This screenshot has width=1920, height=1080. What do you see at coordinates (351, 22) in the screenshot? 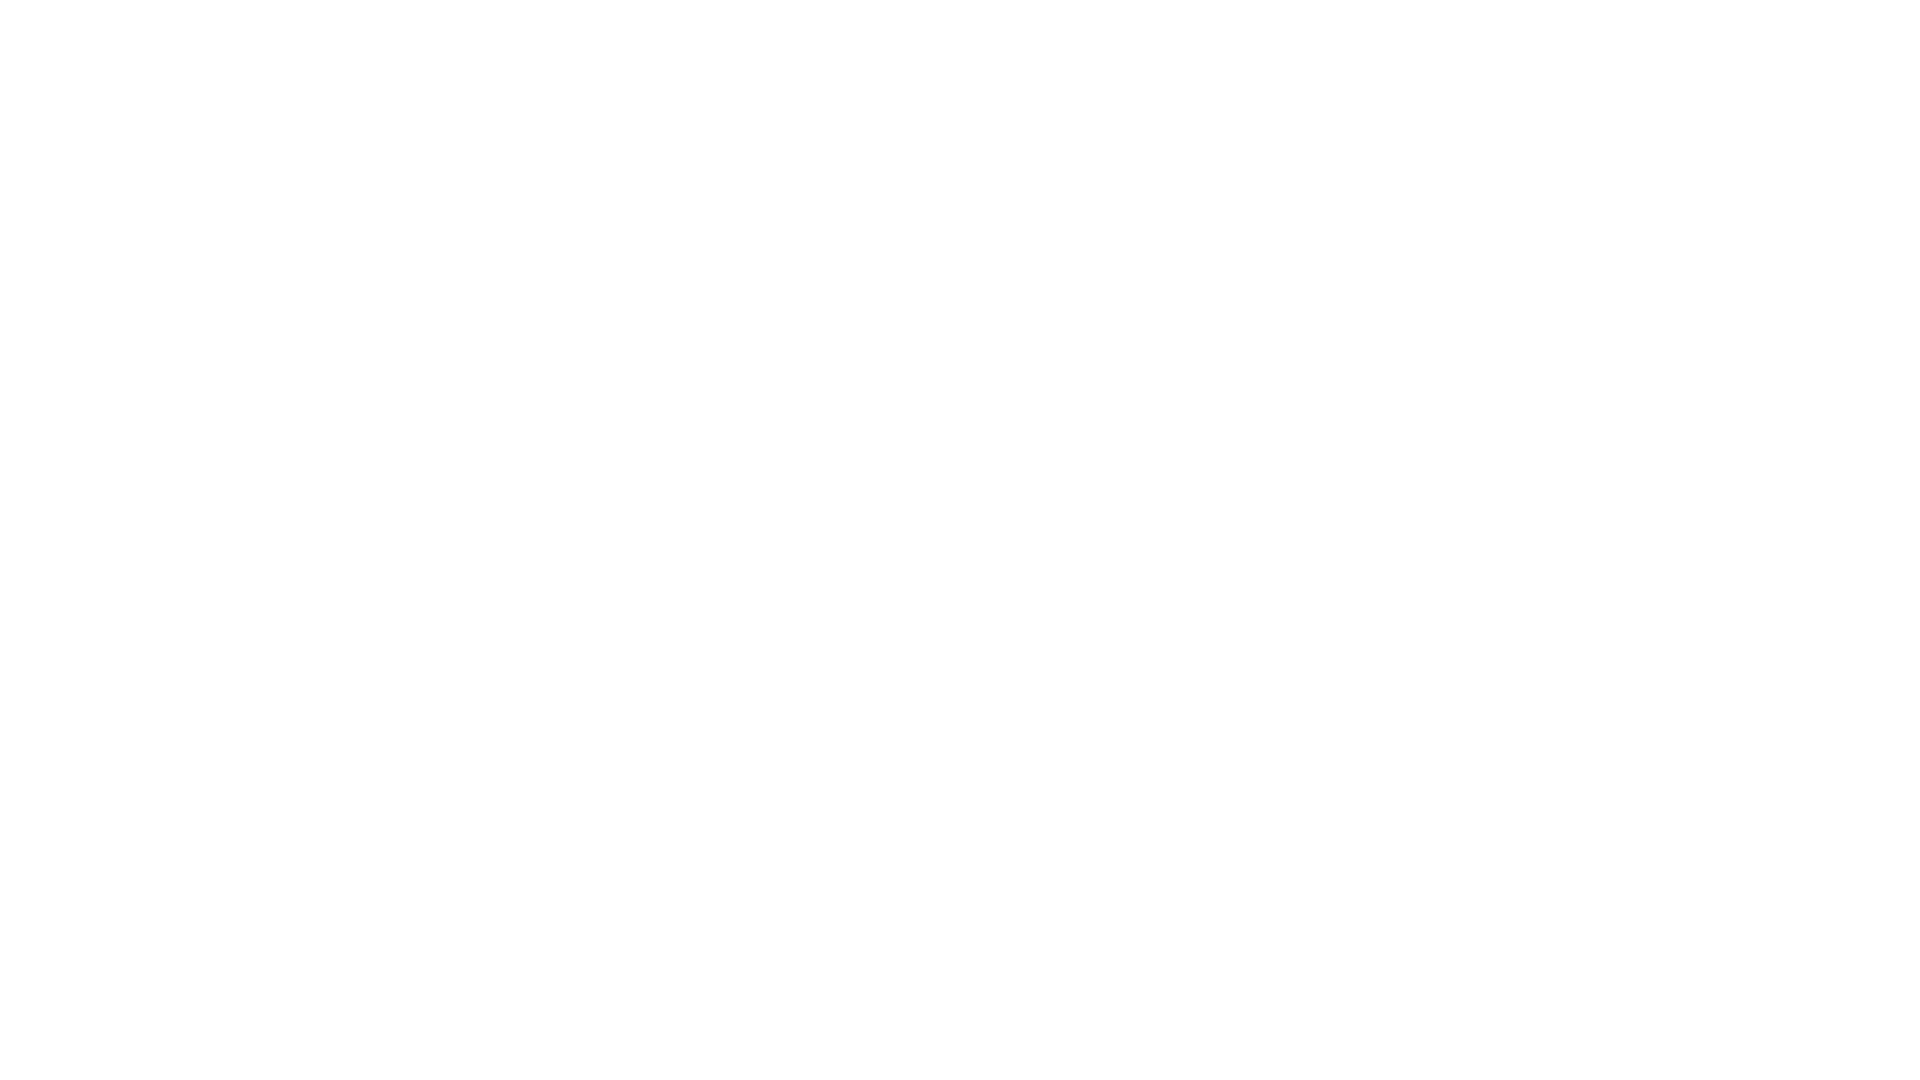
I see `OCV Ops Guideline for Portfolio Companies` at bounding box center [351, 22].